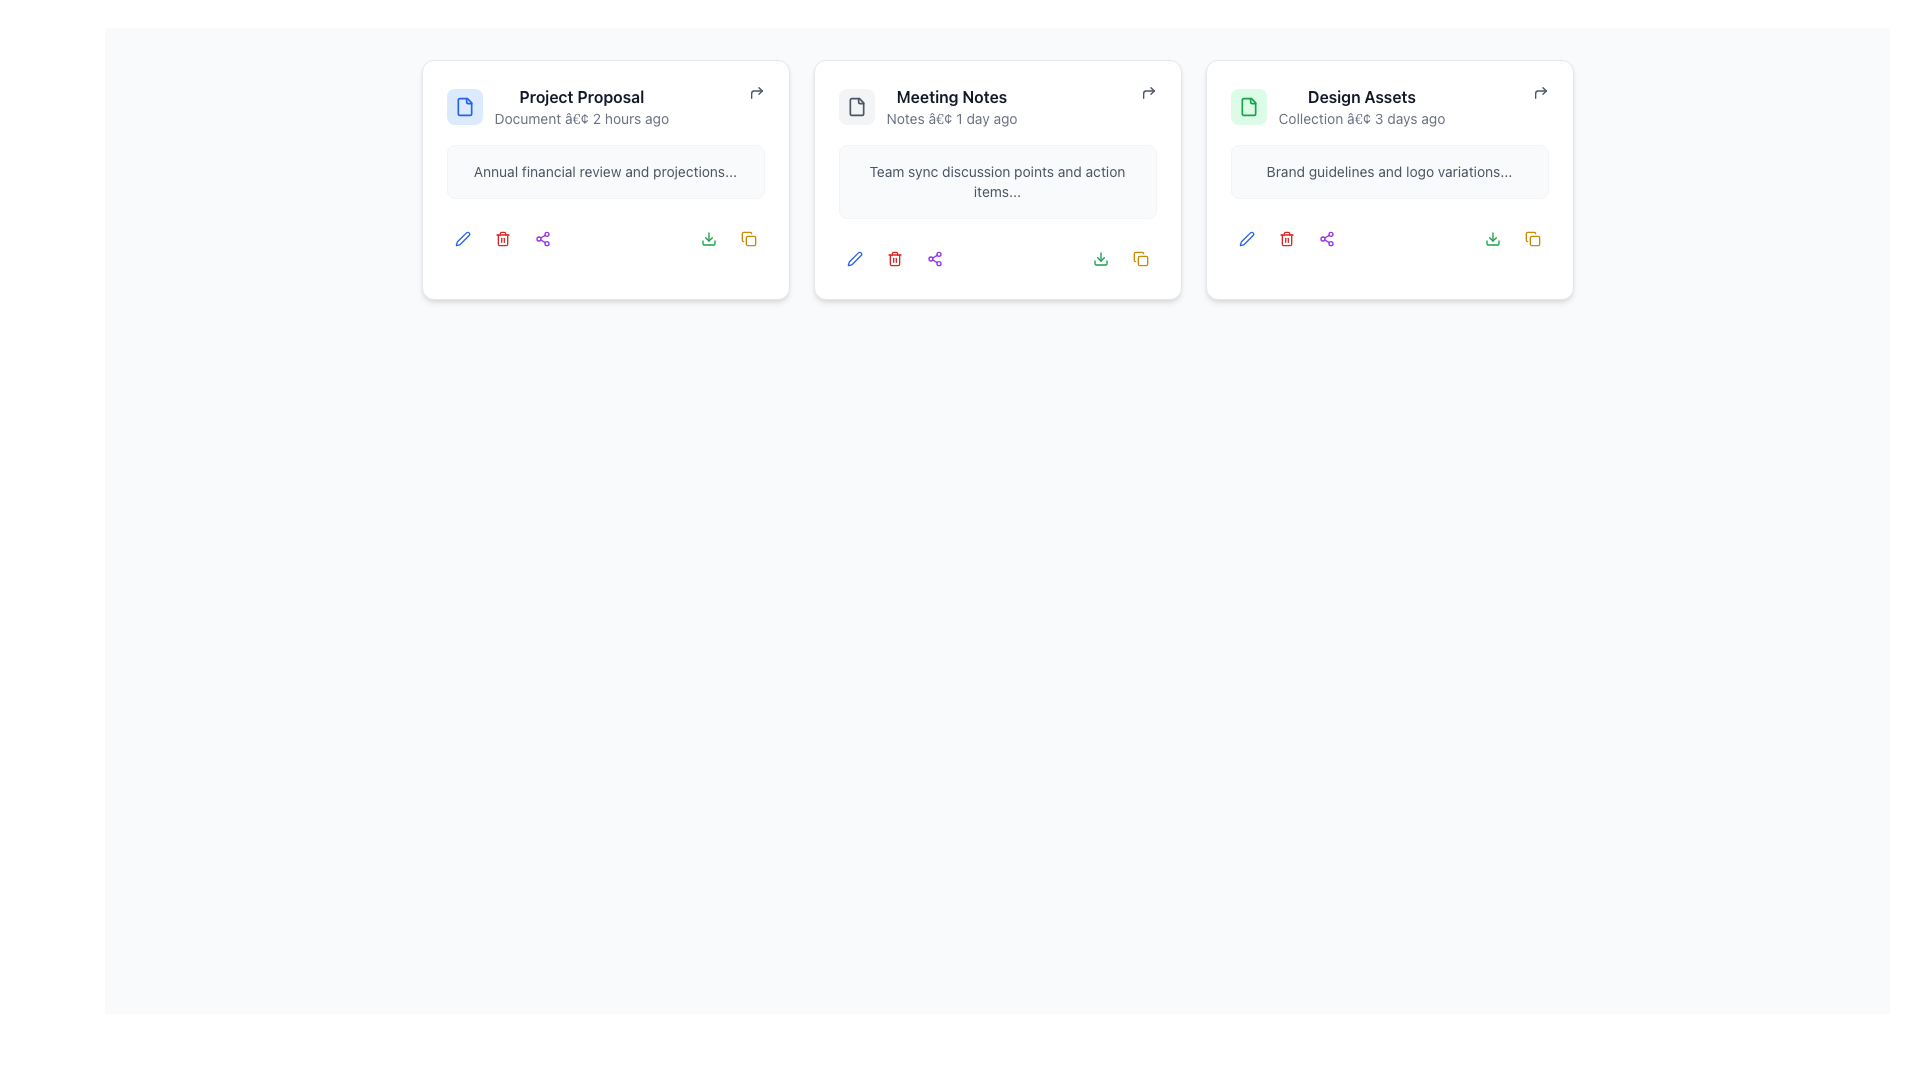 The image size is (1920, 1080). Describe the element at coordinates (1388, 234) in the screenshot. I see `the toolbar located at the bottom-right corner of the 'Design Assets' panel` at that location.